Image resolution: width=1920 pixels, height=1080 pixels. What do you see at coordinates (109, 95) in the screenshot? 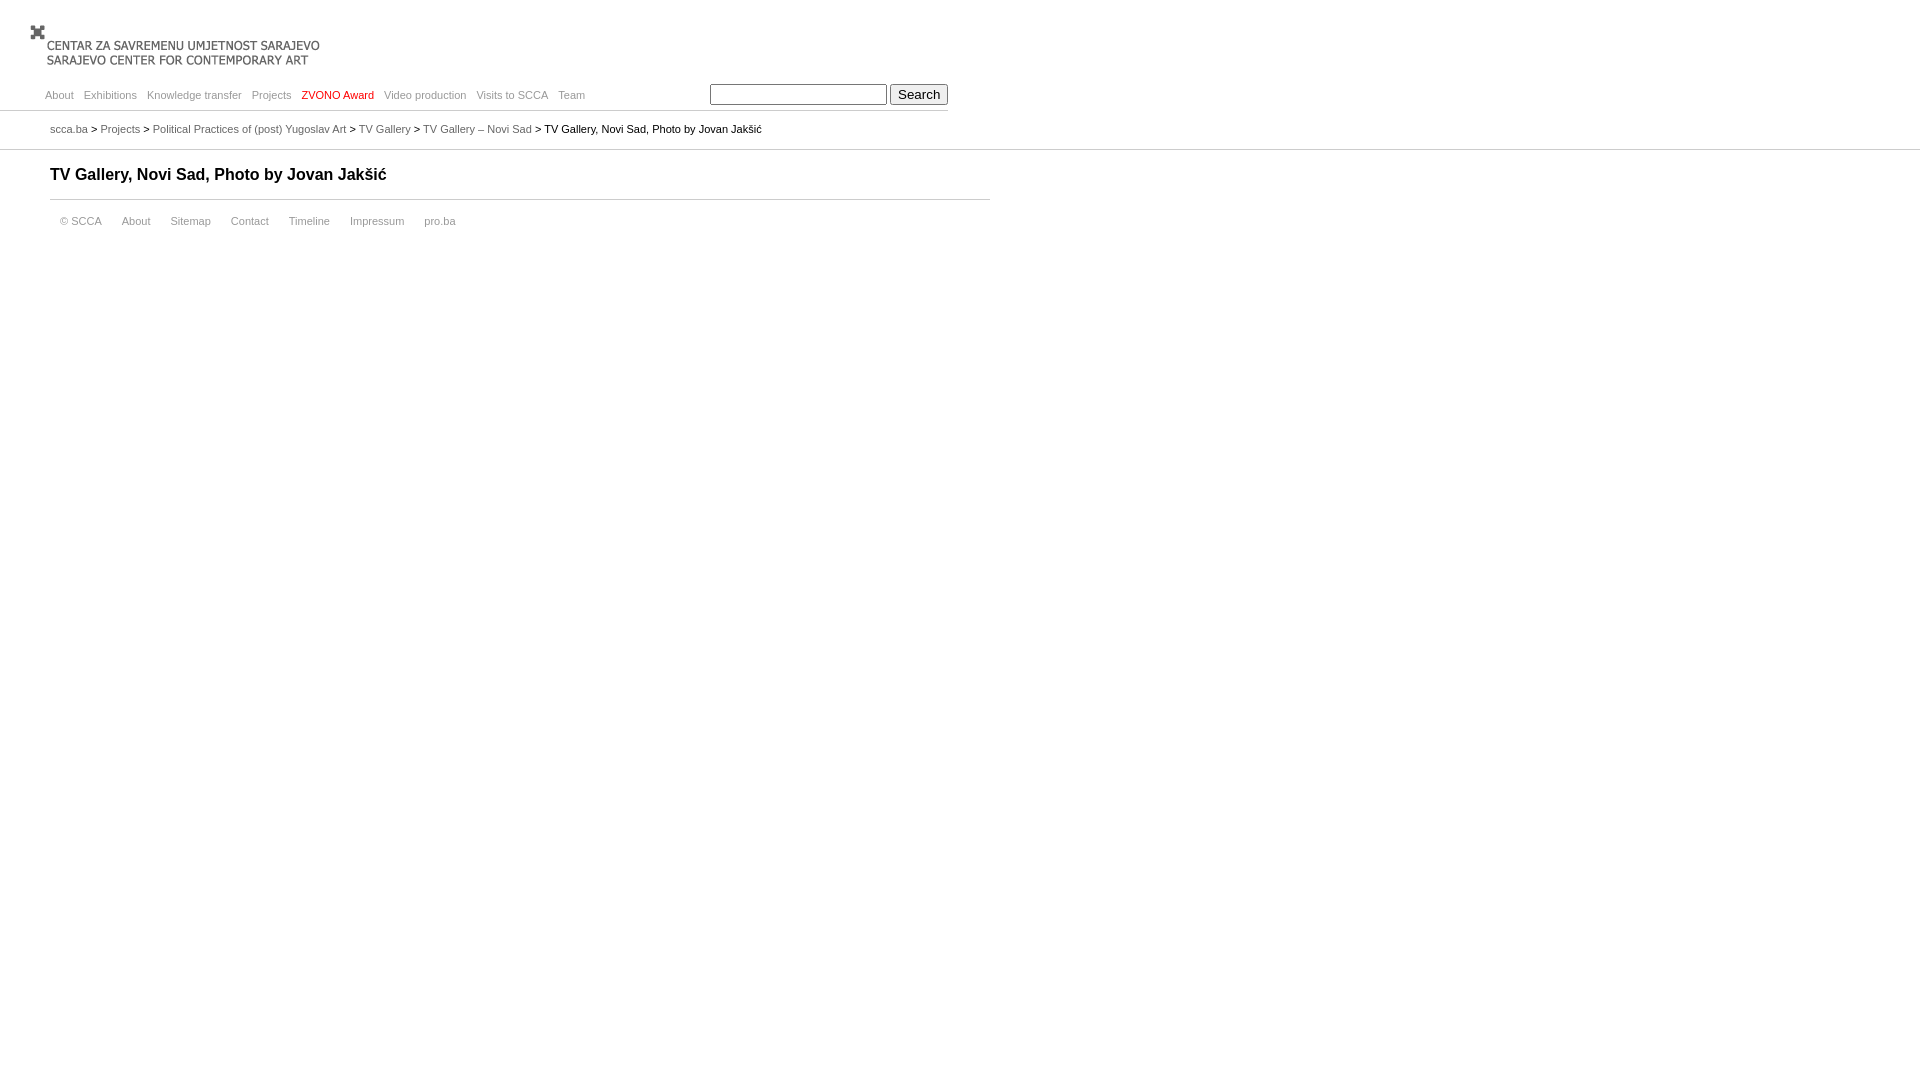
I see `'Exhibitions'` at bounding box center [109, 95].